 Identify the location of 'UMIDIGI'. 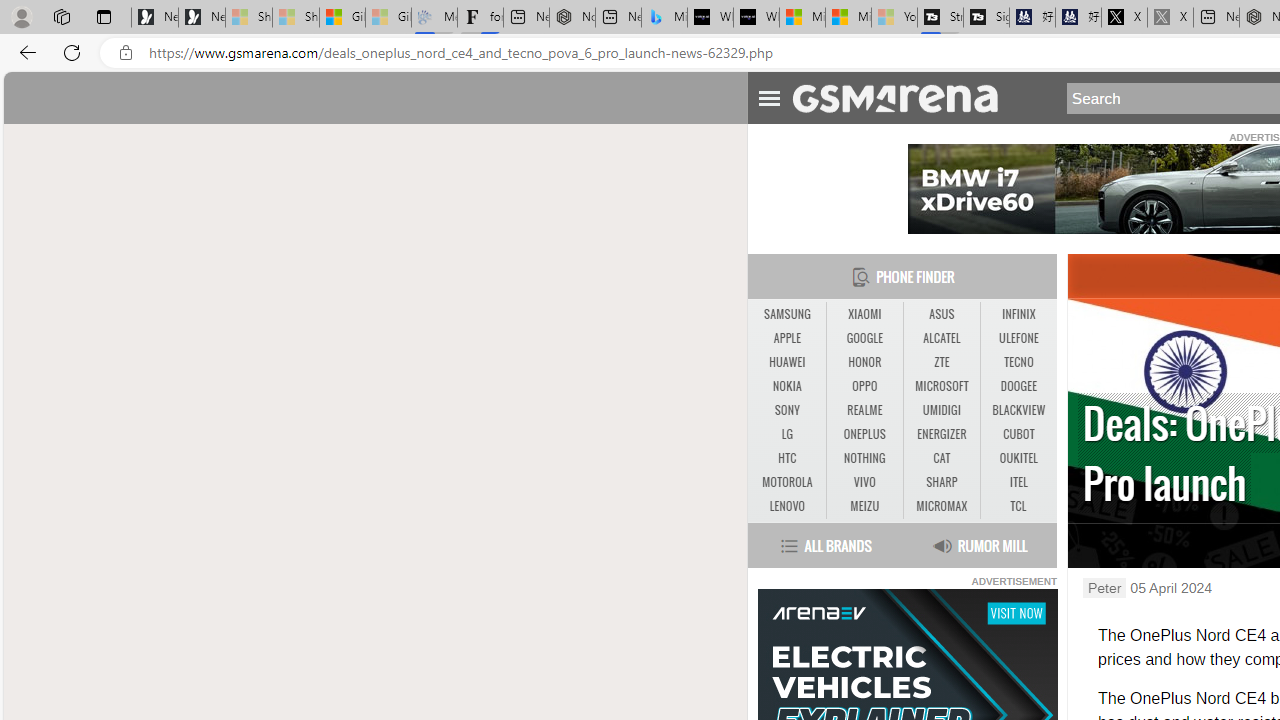
(941, 410).